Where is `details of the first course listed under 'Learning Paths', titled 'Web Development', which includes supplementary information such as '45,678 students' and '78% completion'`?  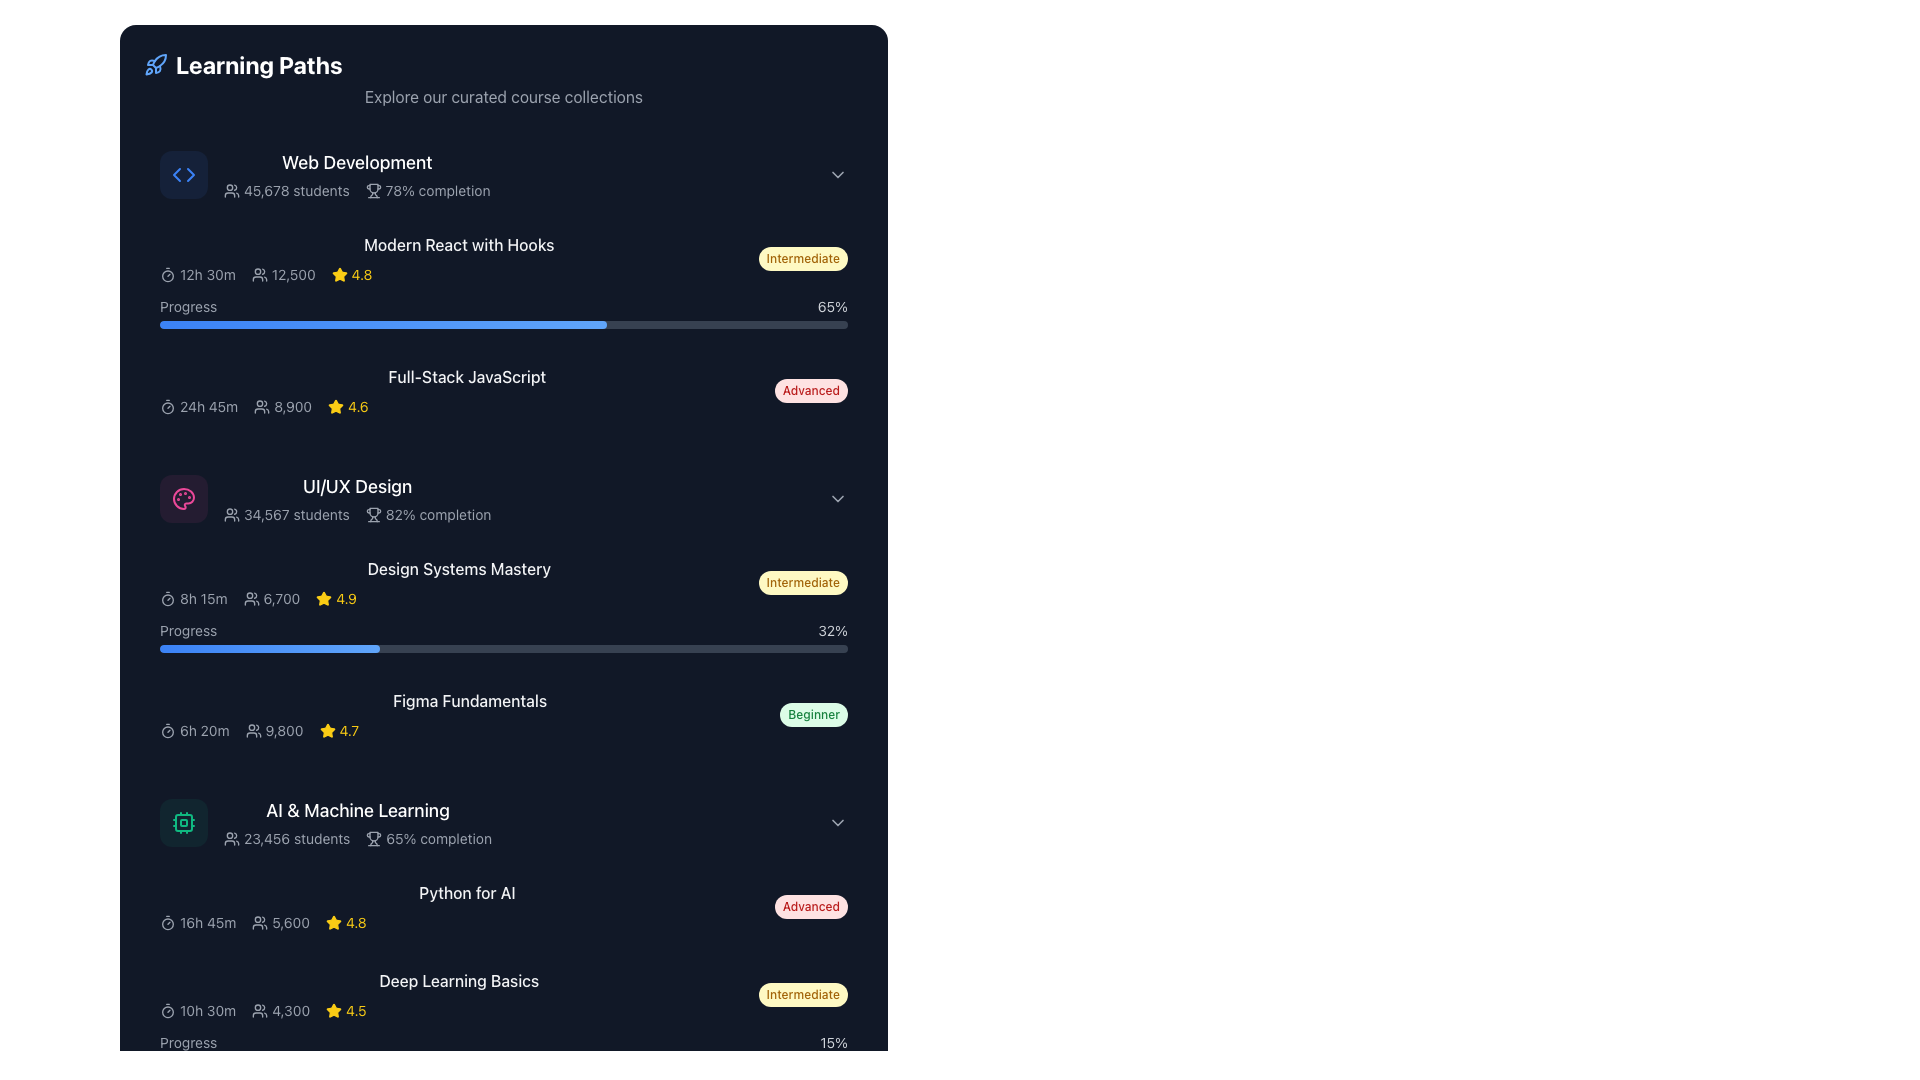
details of the first course listed under 'Learning Paths', titled 'Web Development', which includes supplementary information such as '45,678 students' and '78% completion' is located at coordinates (357, 173).